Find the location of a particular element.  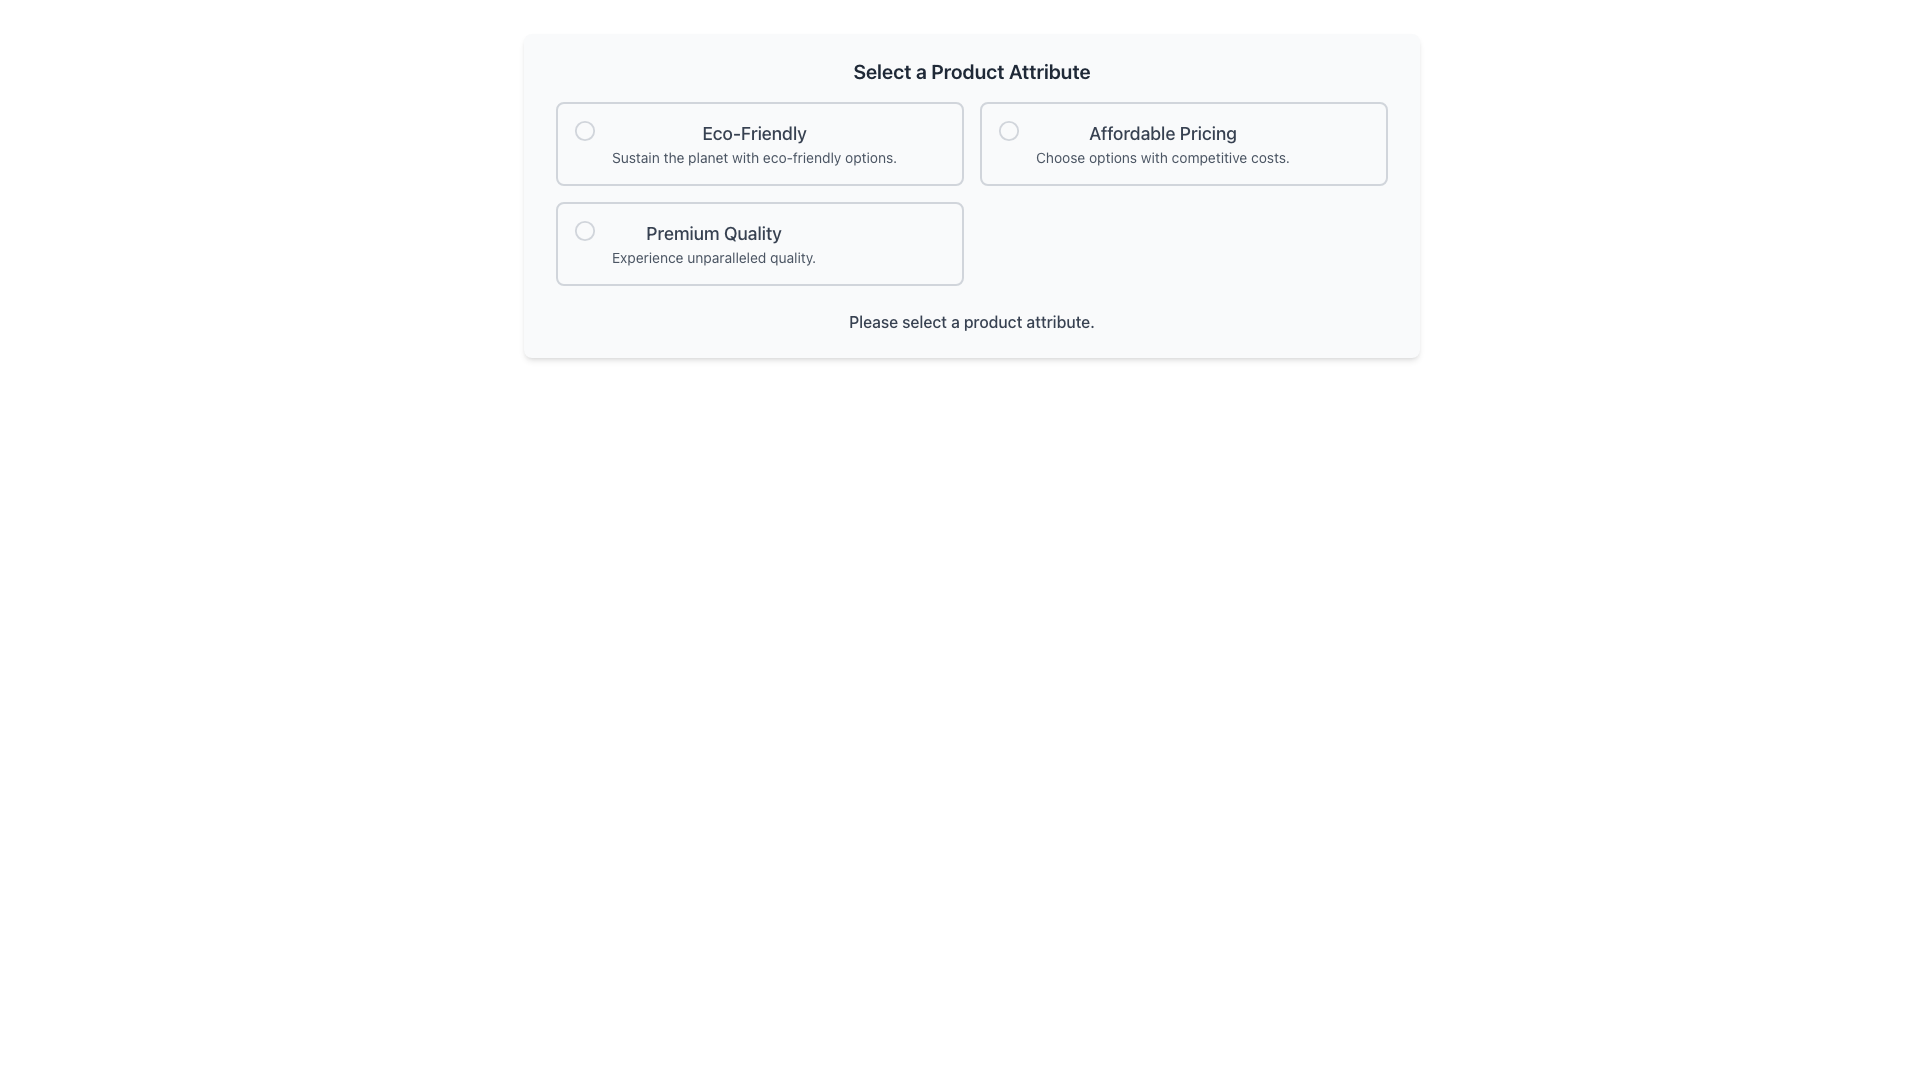

the explanatory text label providing details about the 'Premium Quality' selection option, which is located directly below the title text within the card labeled 'Premium Quality' is located at coordinates (714, 257).